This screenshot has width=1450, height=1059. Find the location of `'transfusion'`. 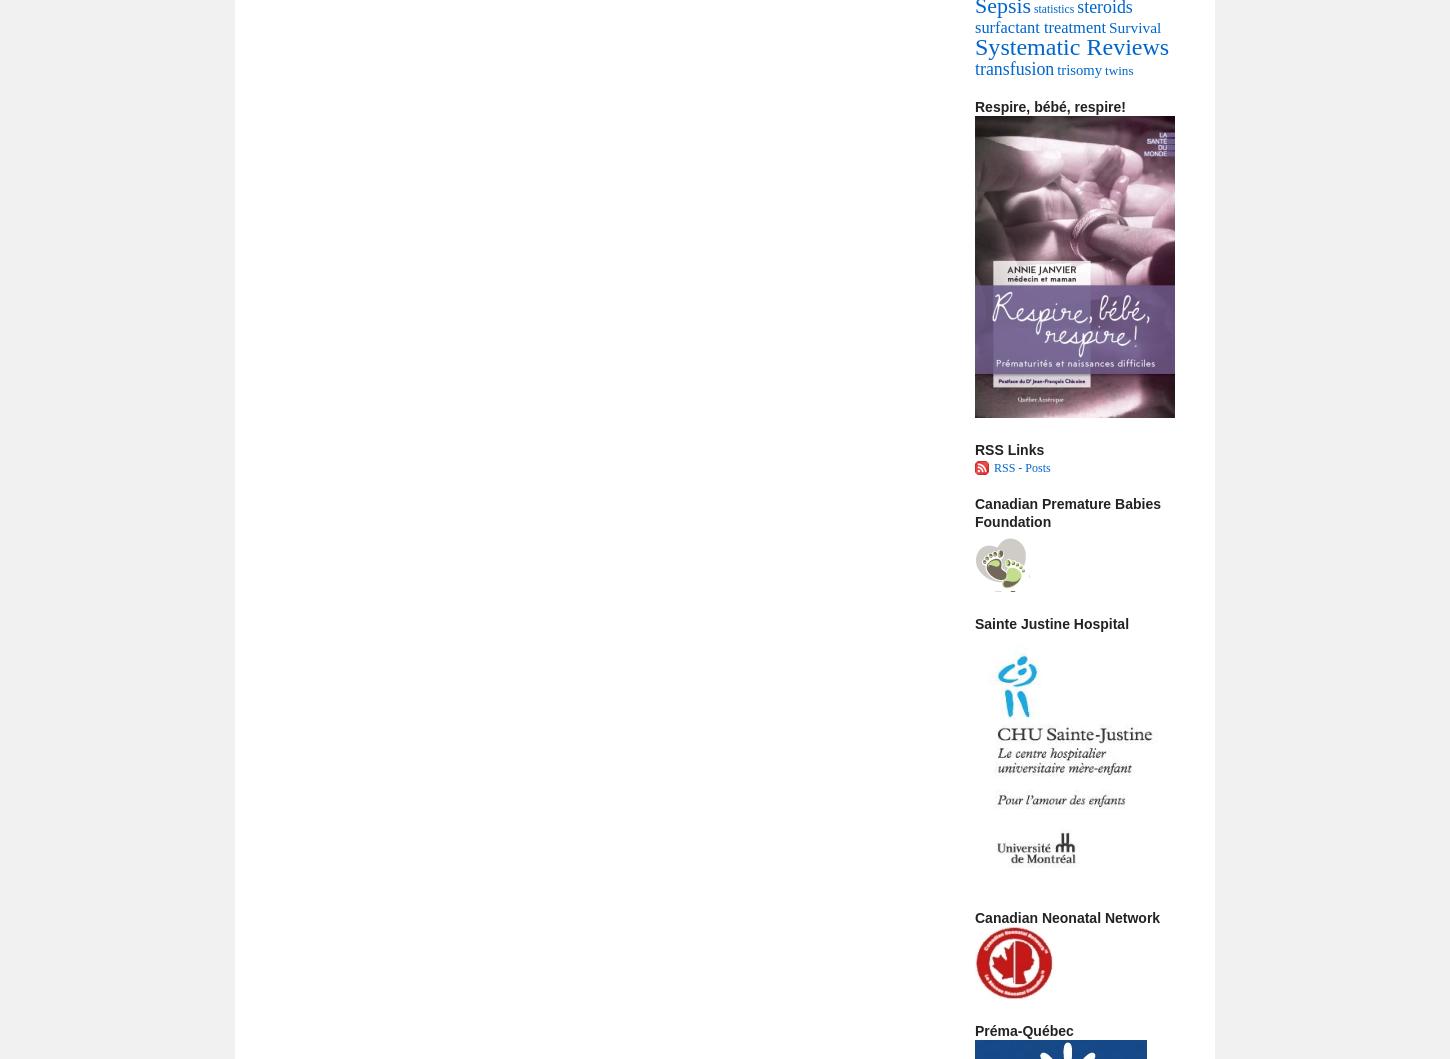

'transfusion' is located at coordinates (974, 69).